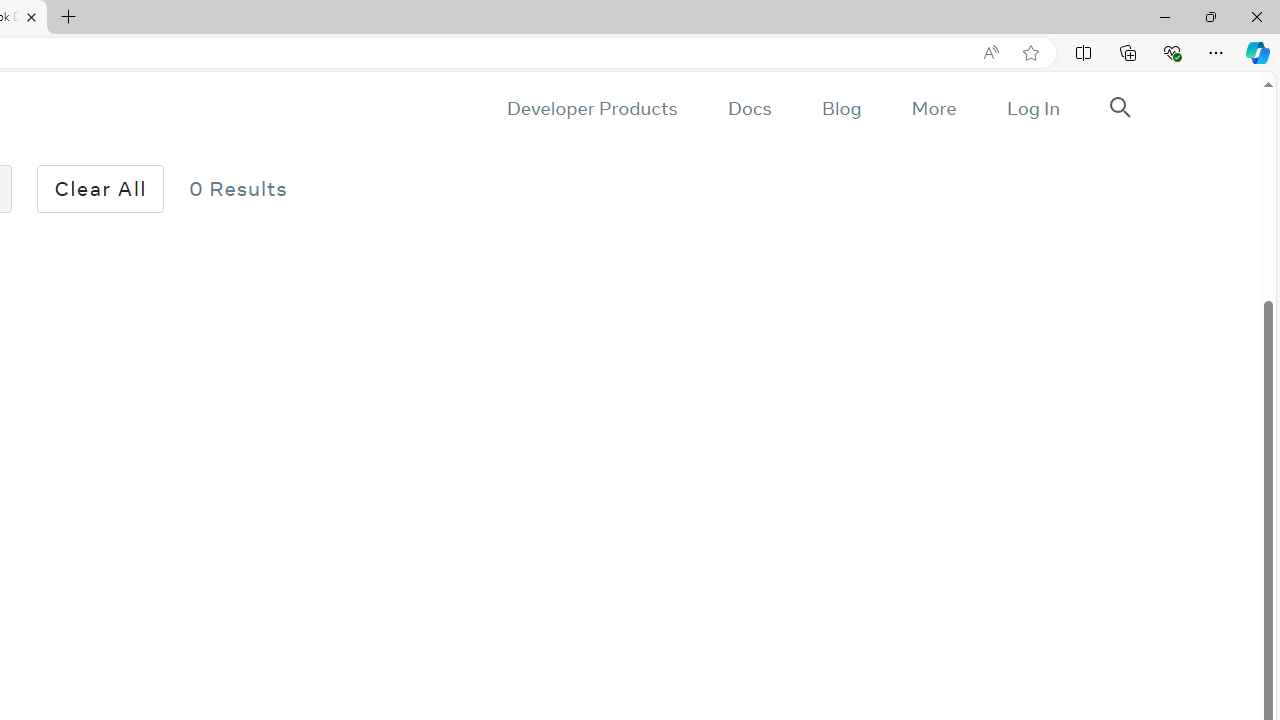 The width and height of the screenshot is (1280, 720). What do you see at coordinates (841, 108) in the screenshot?
I see `'Blog'` at bounding box center [841, 108].